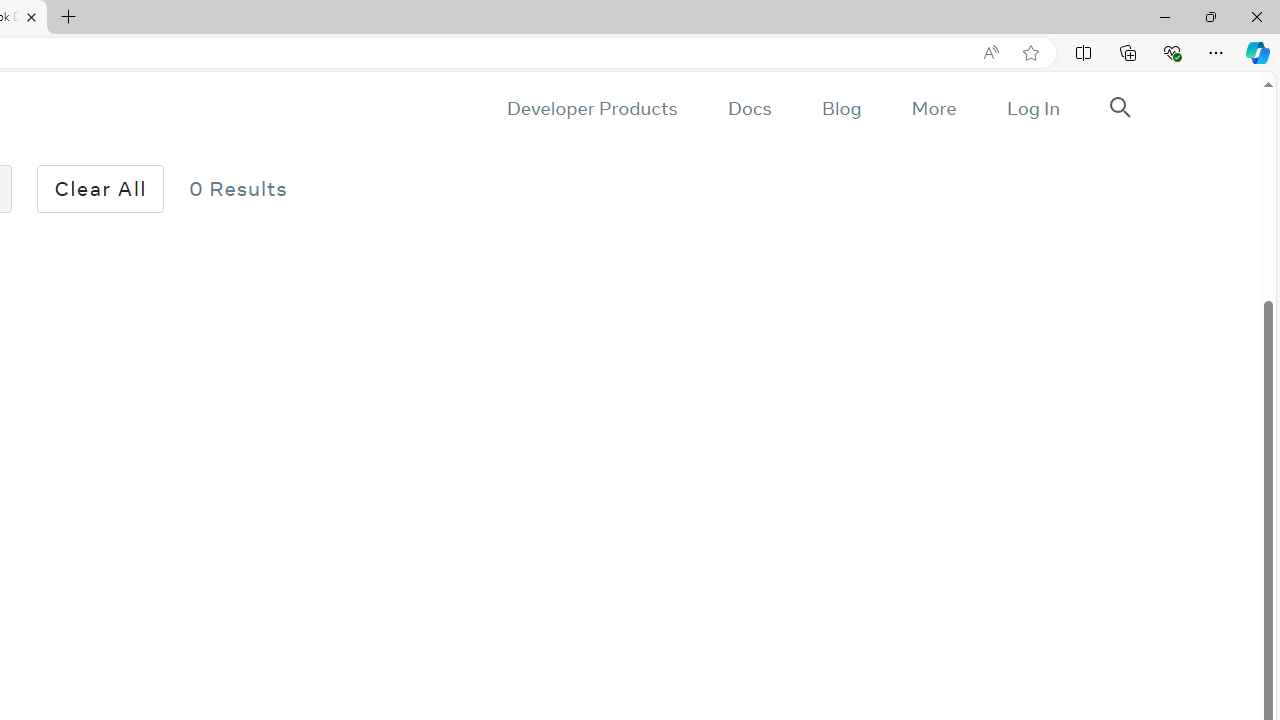 The width and height of the screenshot is (1280, 720). What do you see at coordinates (841, 108) in the screenshot?
I see `'Blog'` at bounding box center [841, 108].